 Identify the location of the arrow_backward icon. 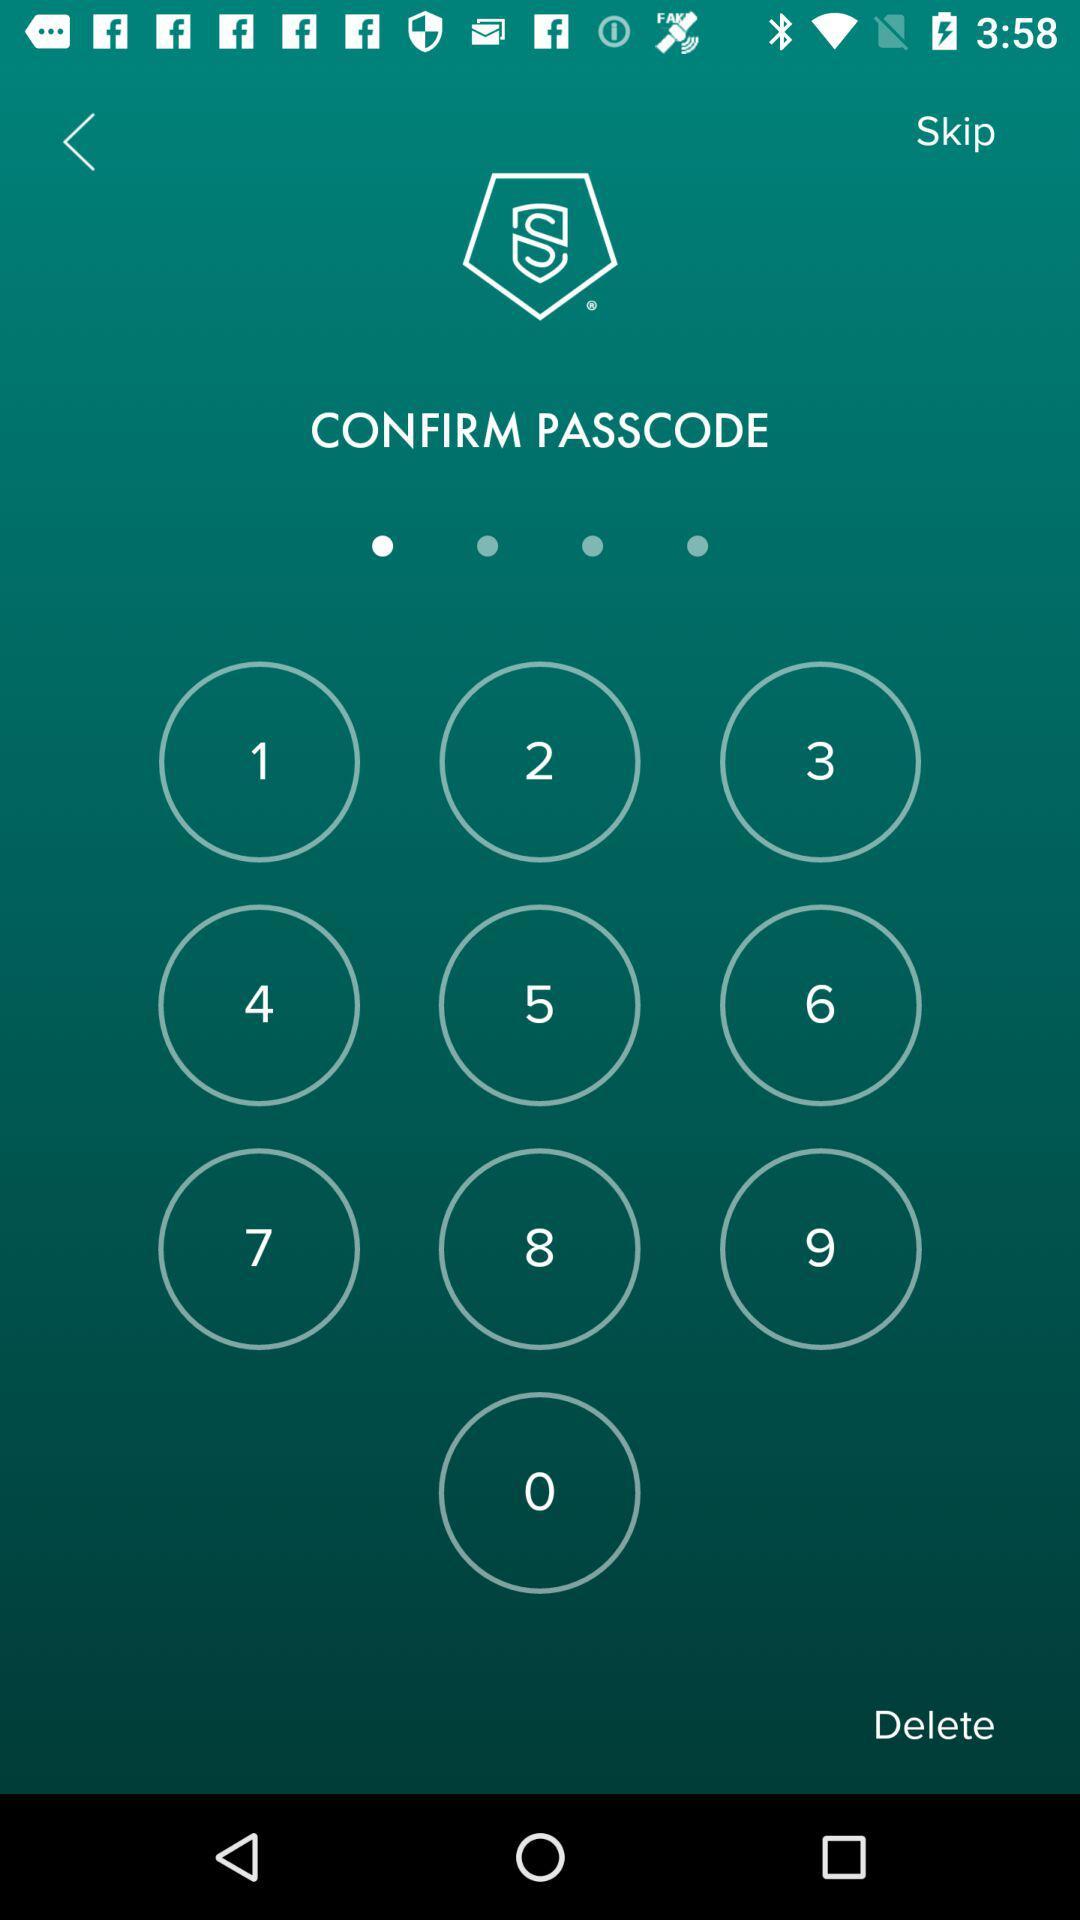
(77, 140).